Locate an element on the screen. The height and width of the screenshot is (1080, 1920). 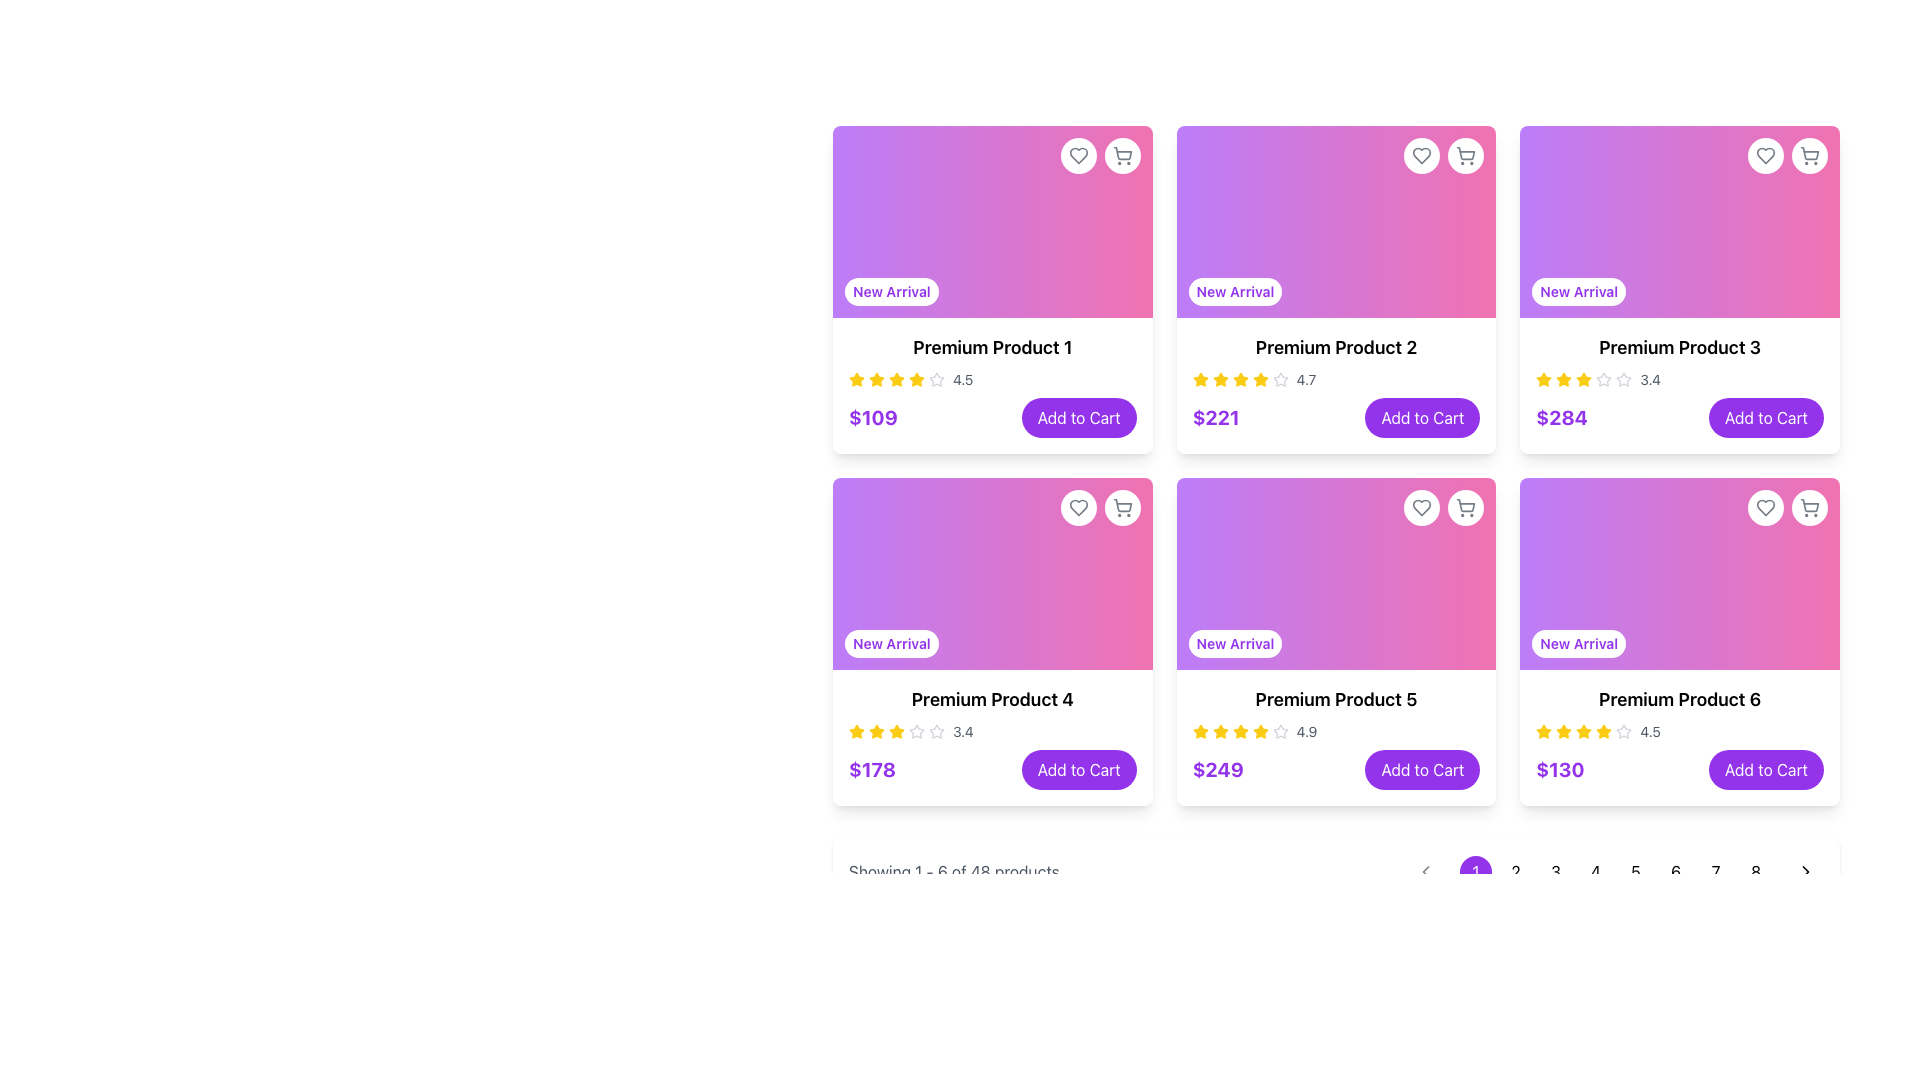
the third yellow star icon in the rating system below the product title 'Premium Product 2' is located at coordinates (1219, 380).